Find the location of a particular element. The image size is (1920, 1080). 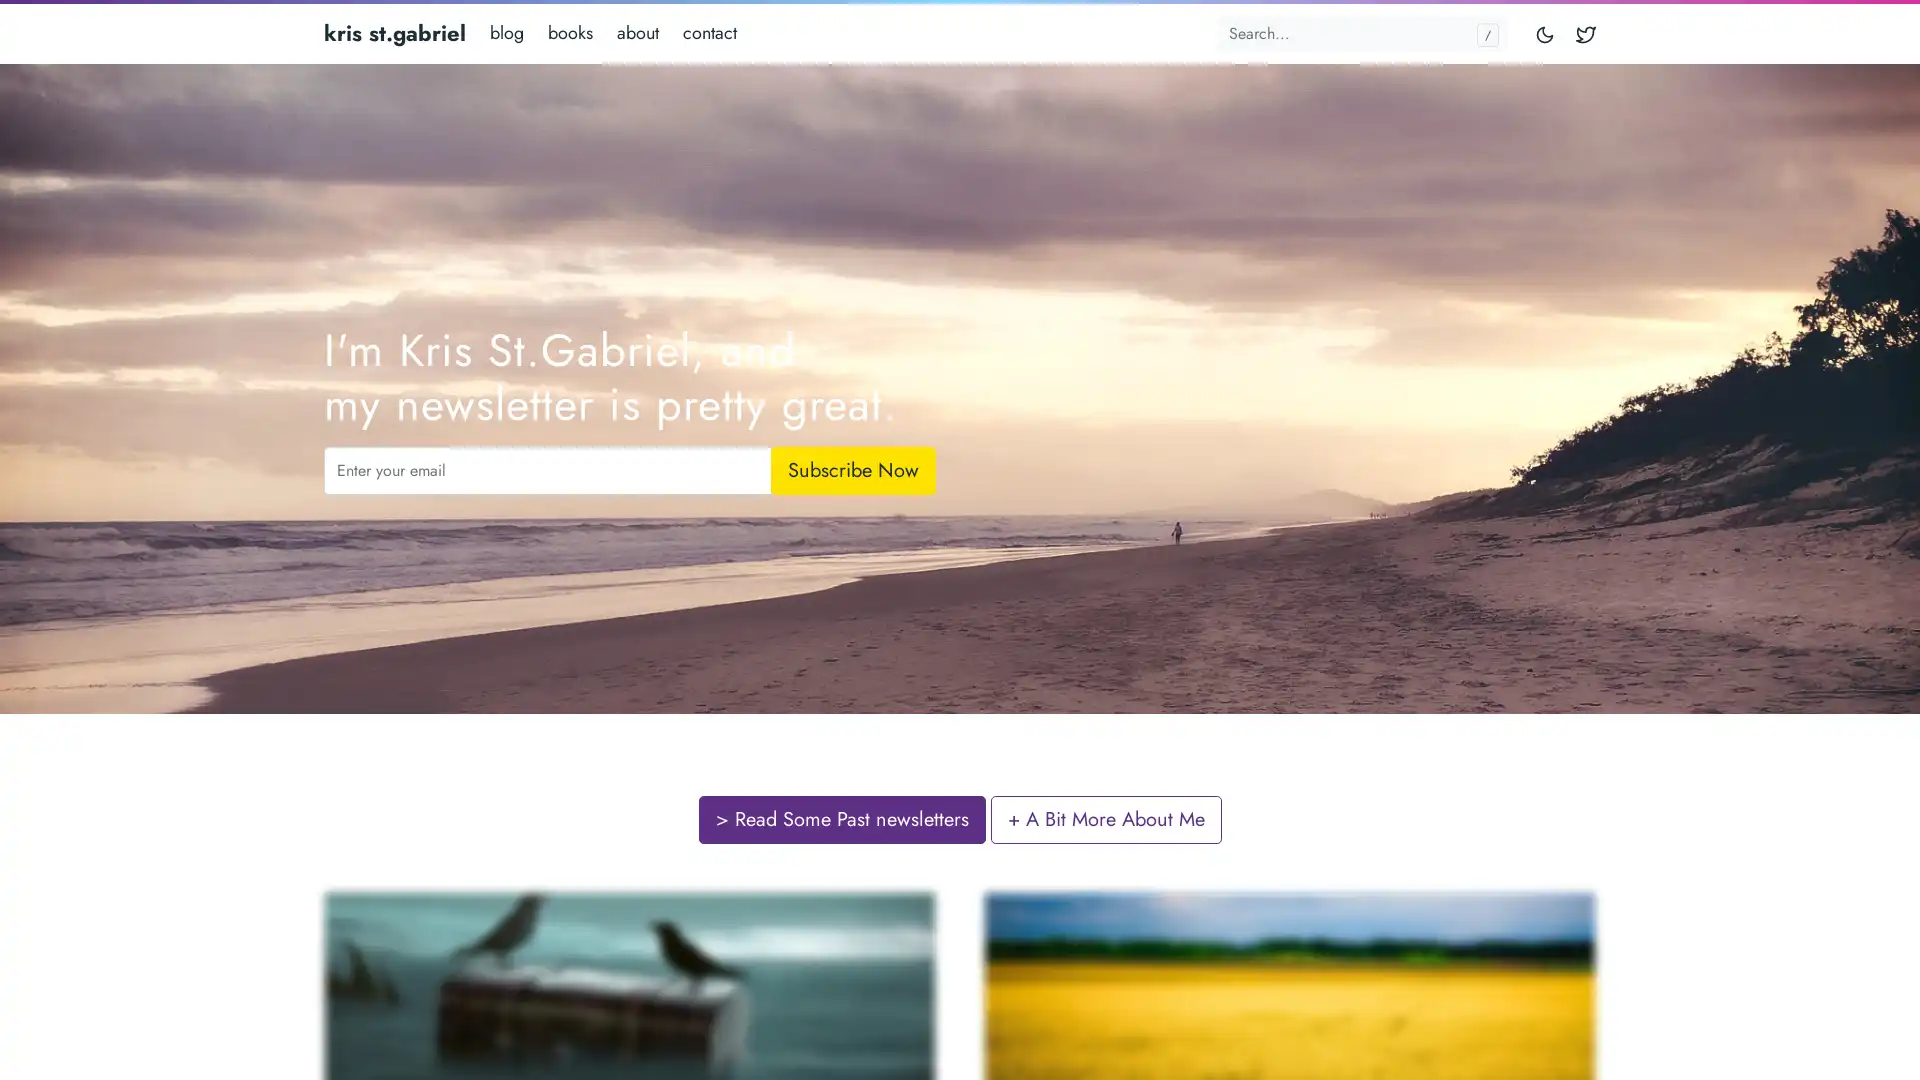

Subscribe Now is located at coordinates (853, 470).